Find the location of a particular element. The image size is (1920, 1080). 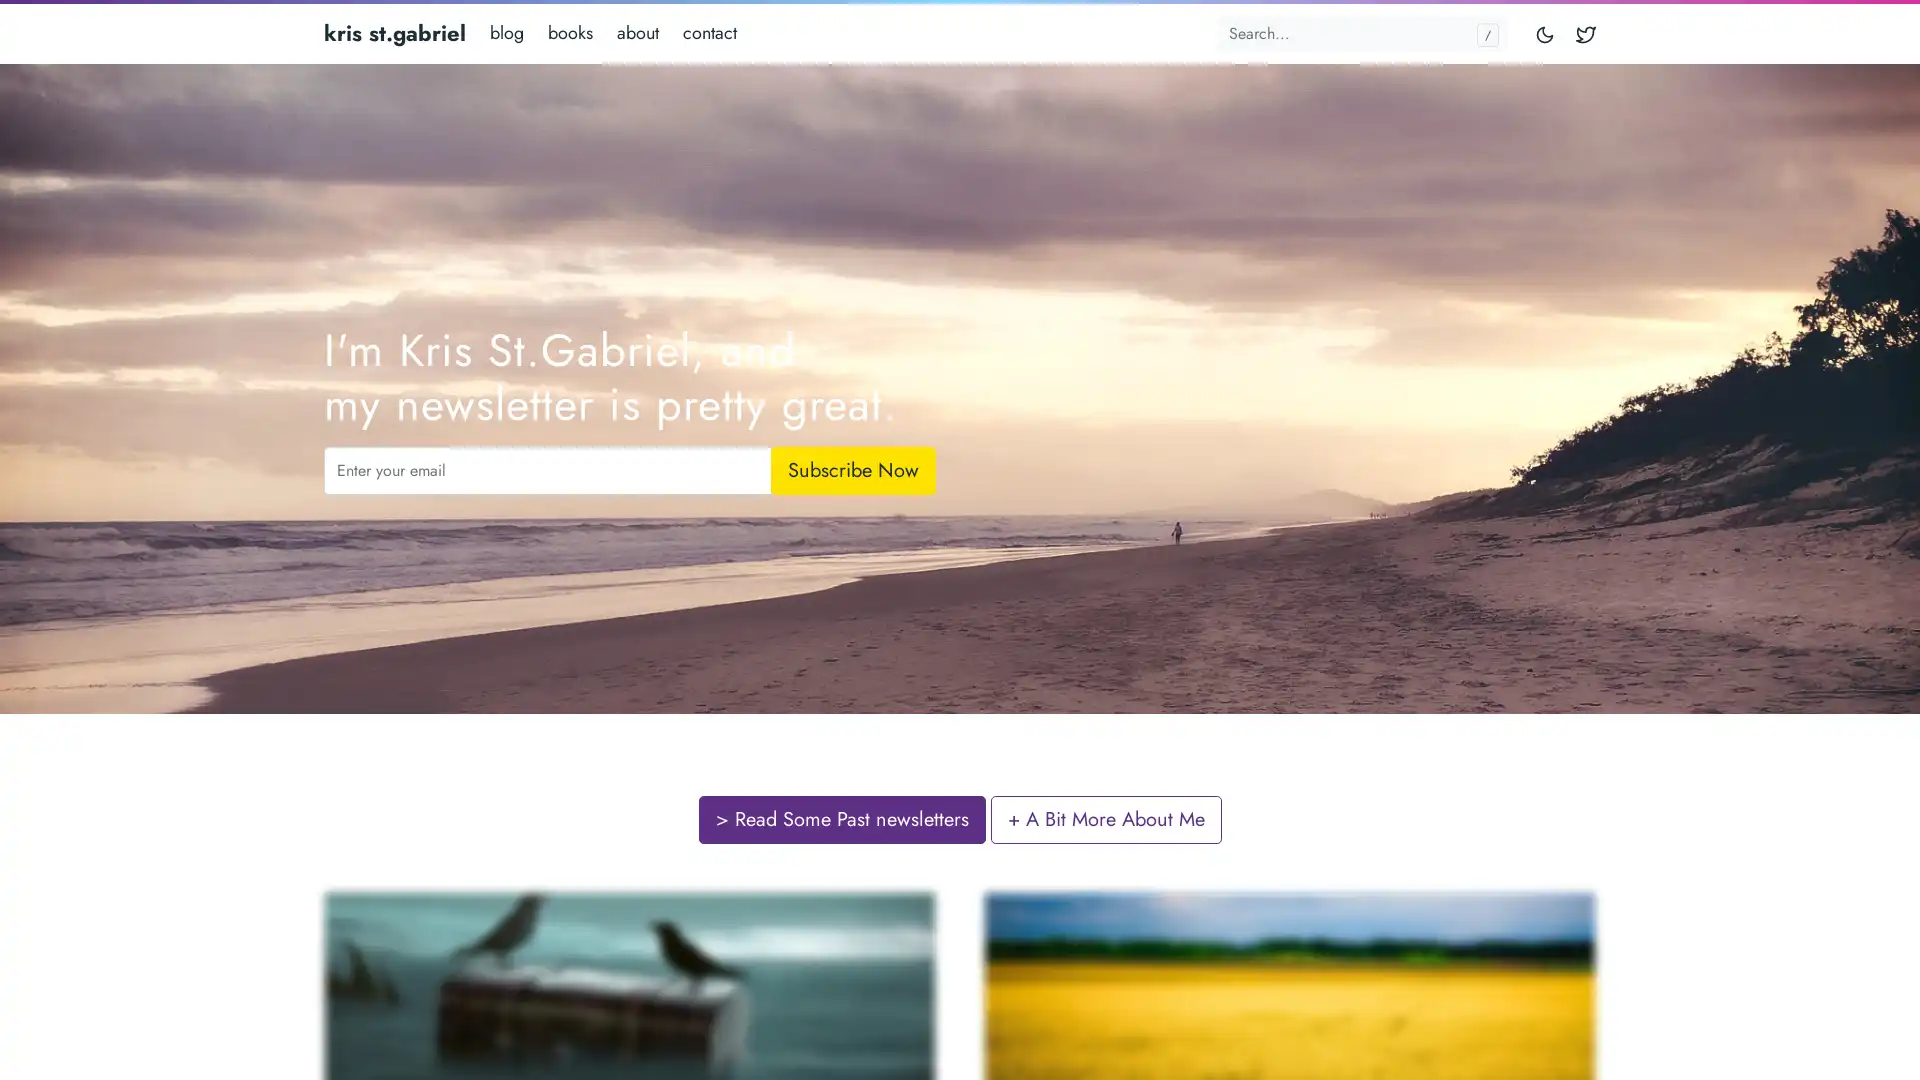

Subscribe Now is located at coordinates (853, 470).